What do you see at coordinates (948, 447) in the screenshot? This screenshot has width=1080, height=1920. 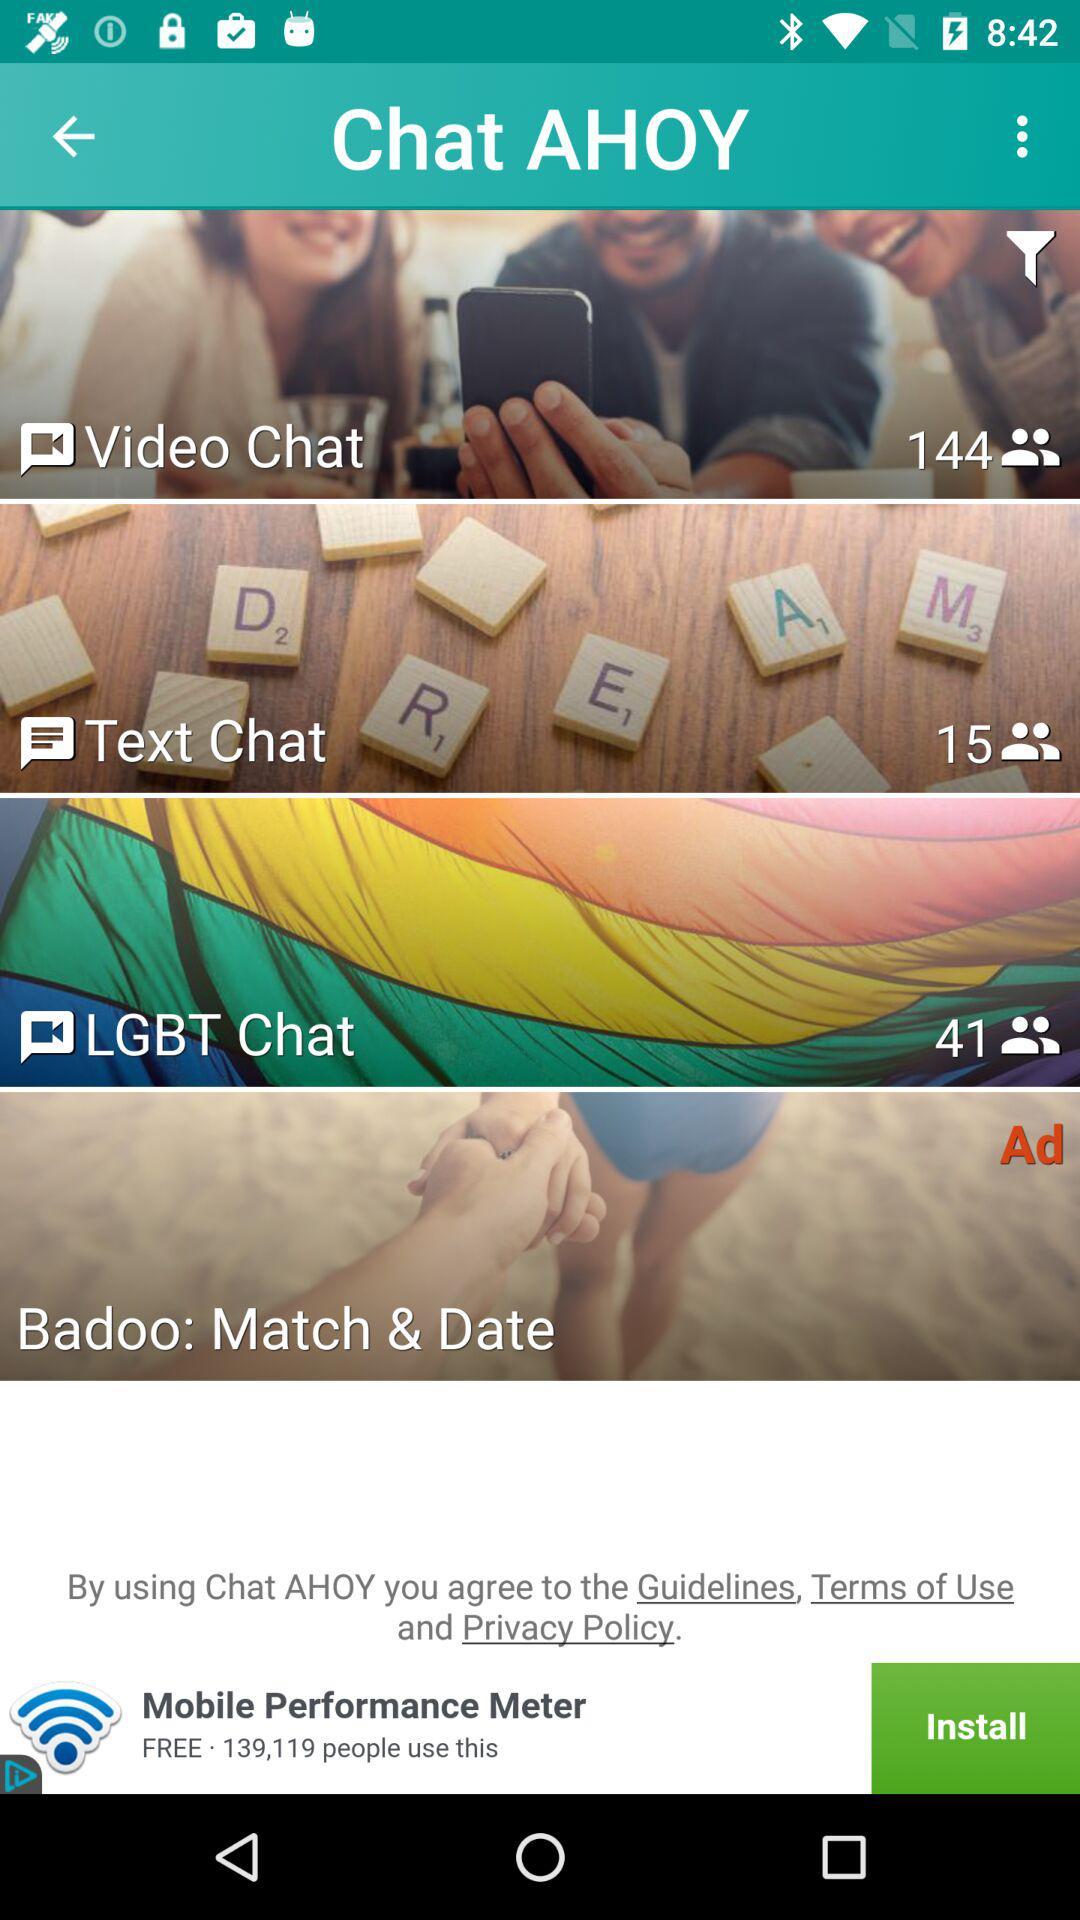 I see `item next to video chat` at bounding box center [948, 447].